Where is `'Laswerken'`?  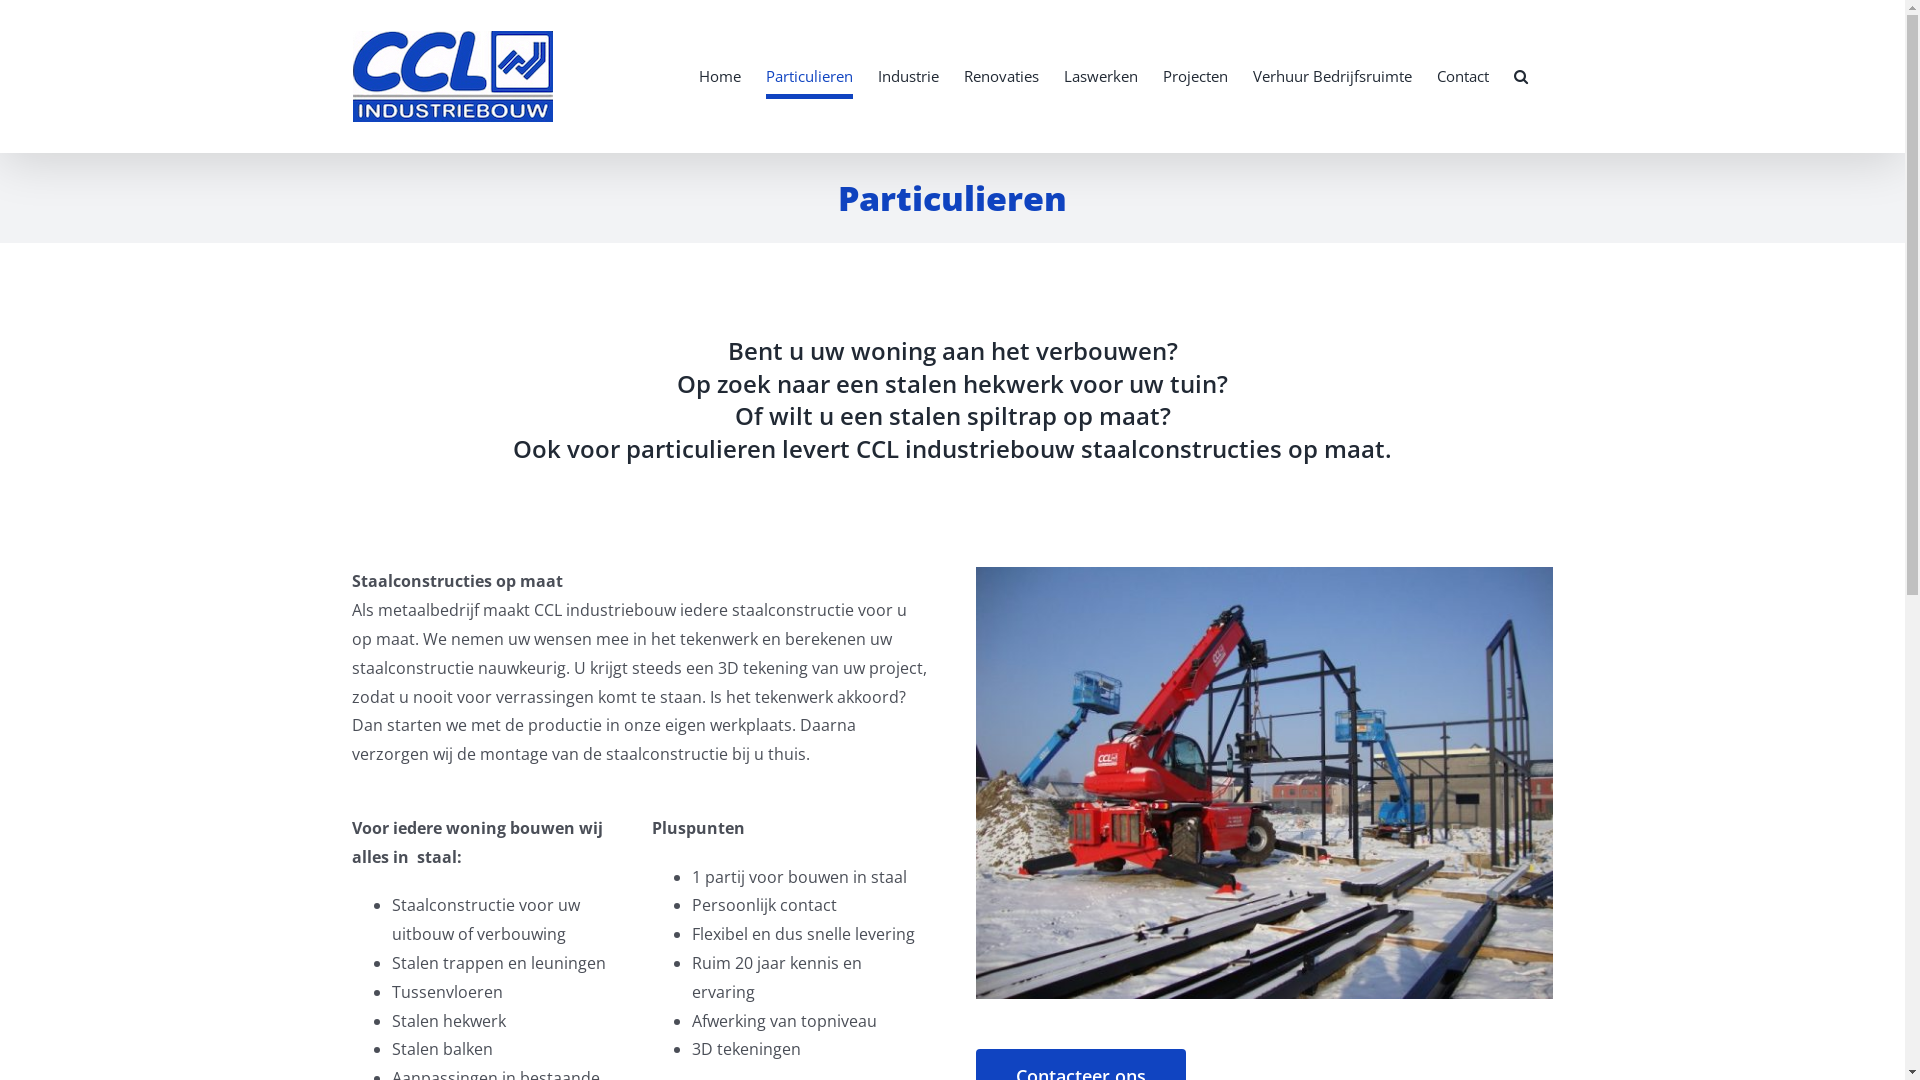 'Laswerken' is located at coordinates (1099, 75).